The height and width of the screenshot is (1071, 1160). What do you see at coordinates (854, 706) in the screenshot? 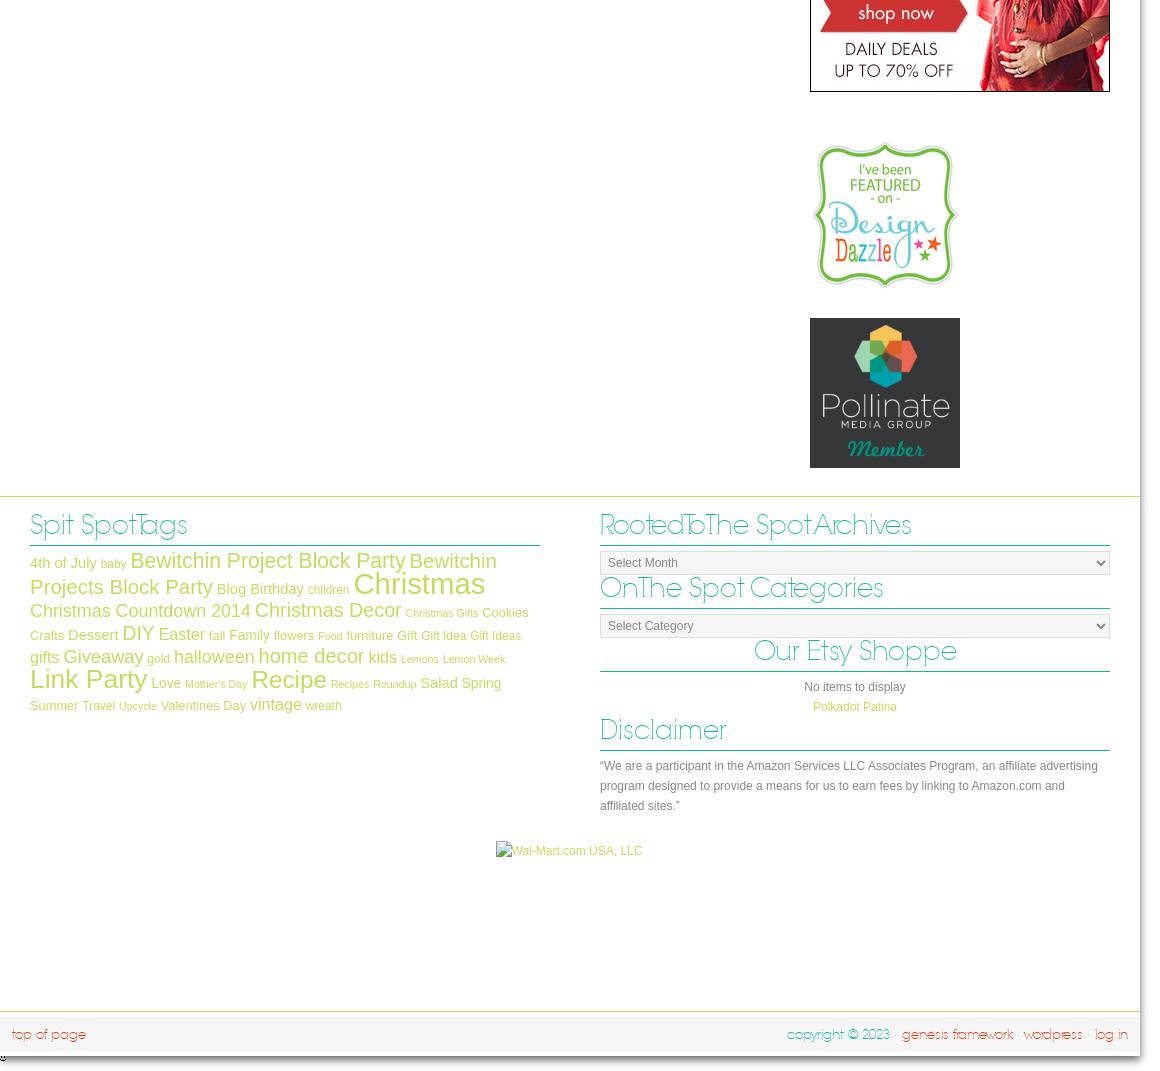
I see `'Polkadot Patina'` at bounding box center [854, 706].